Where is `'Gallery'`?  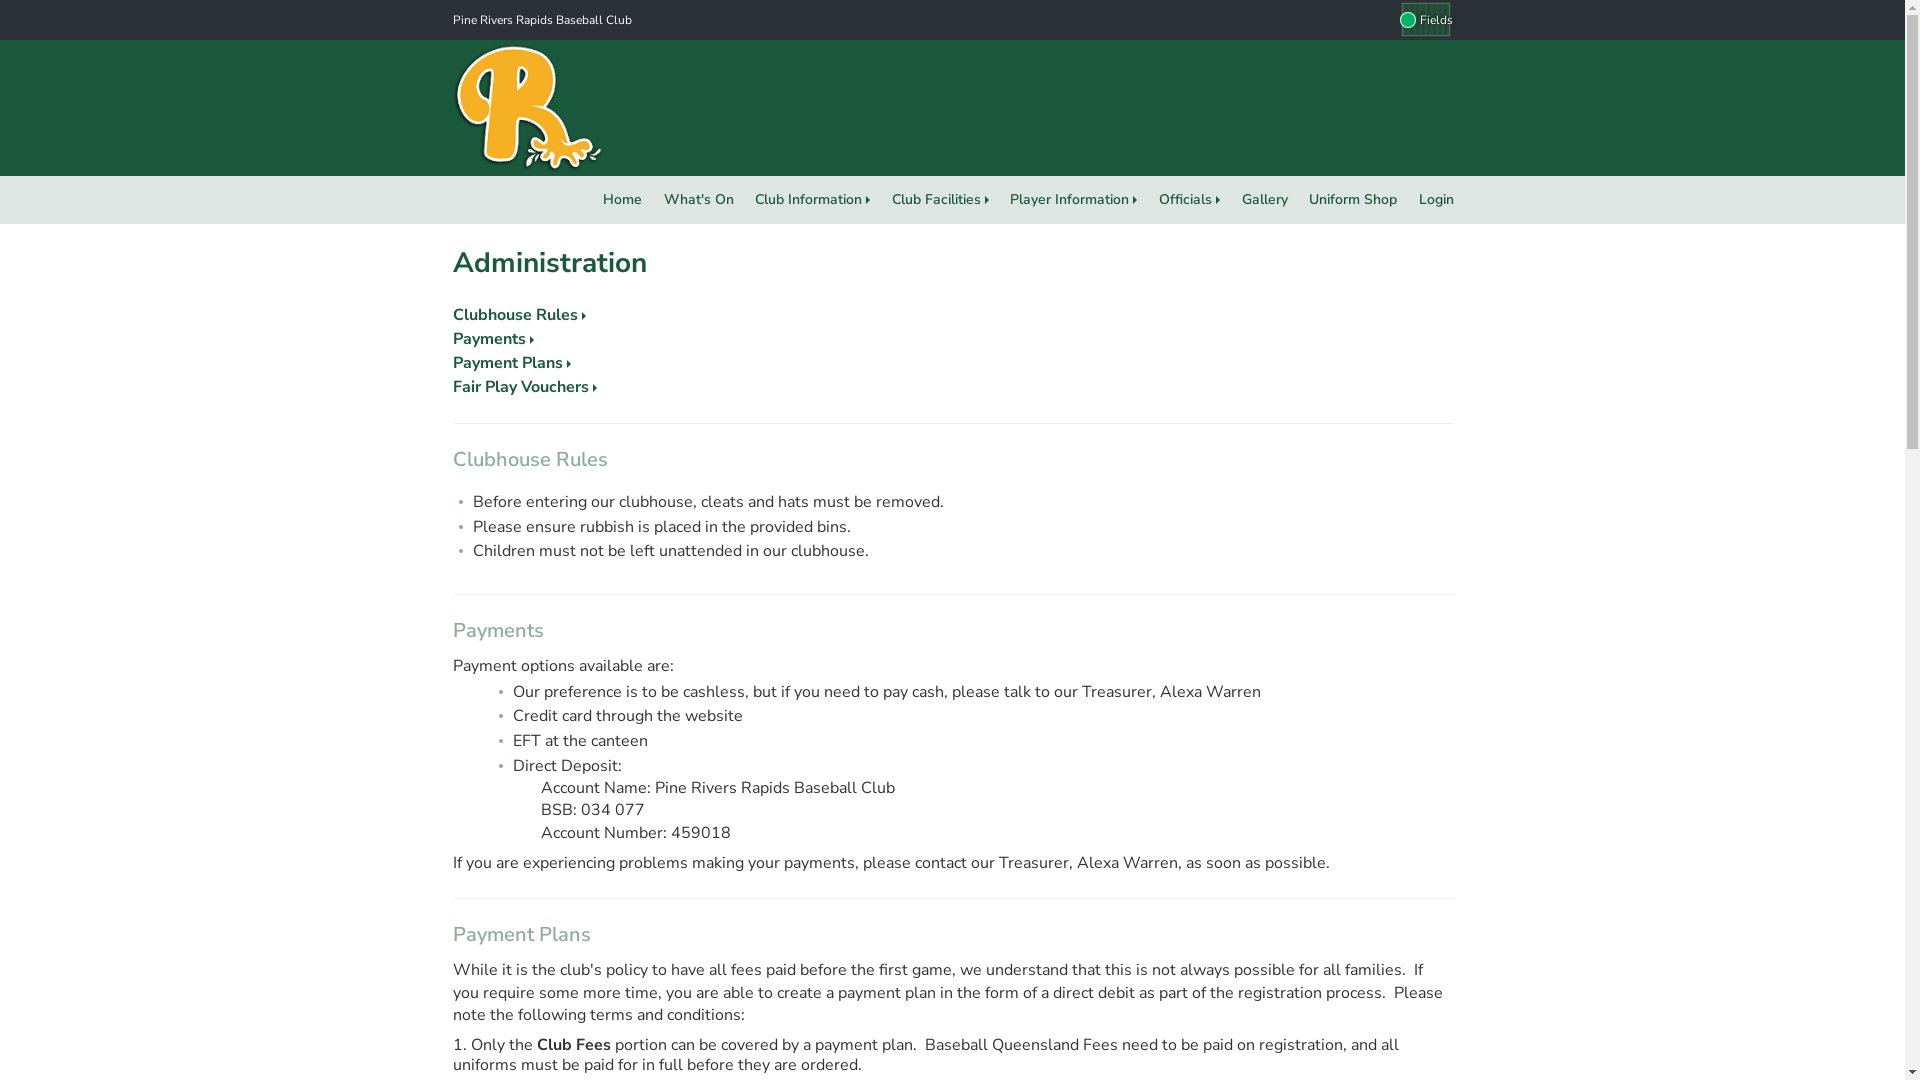
'Gallery' is located at coordinates (1264, 200).